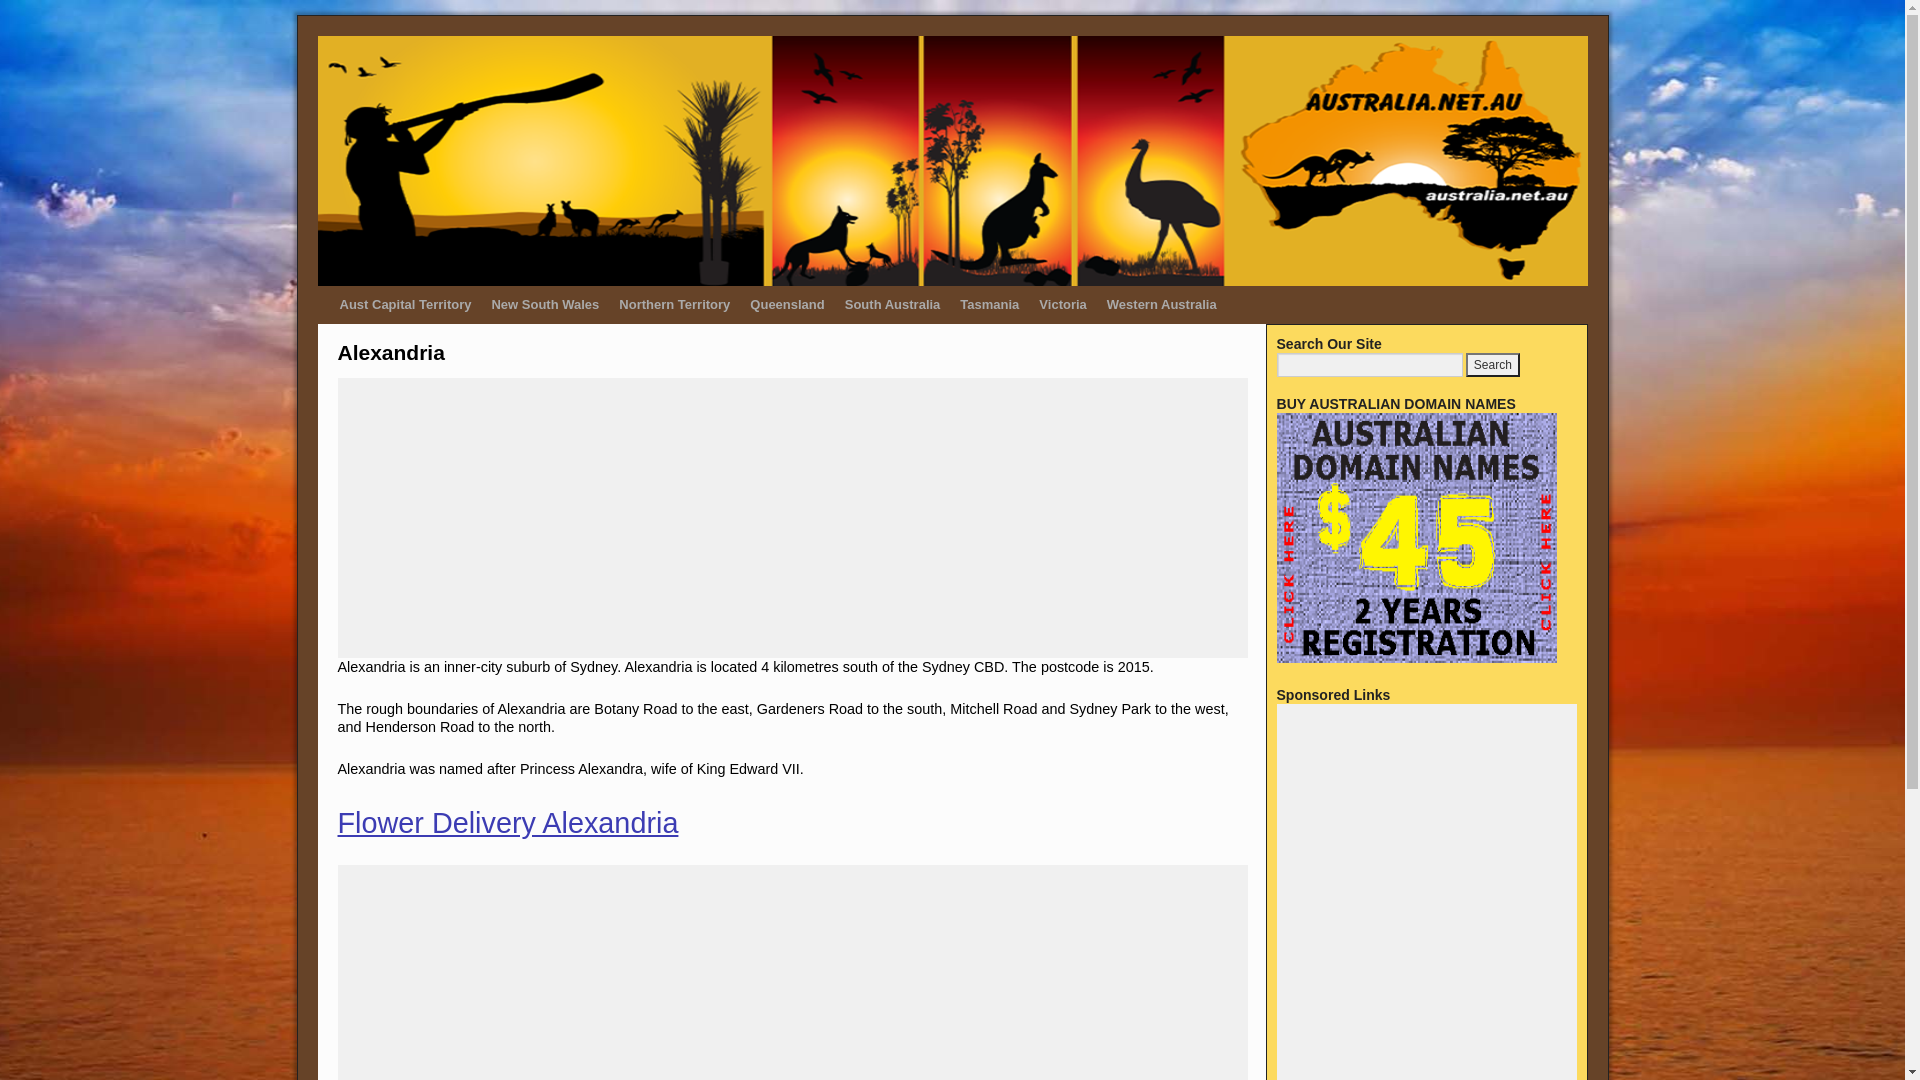  Describe the element at coordinates (405, 304) in the screenshot. I see `'Aust Capital Territory'` at that location.